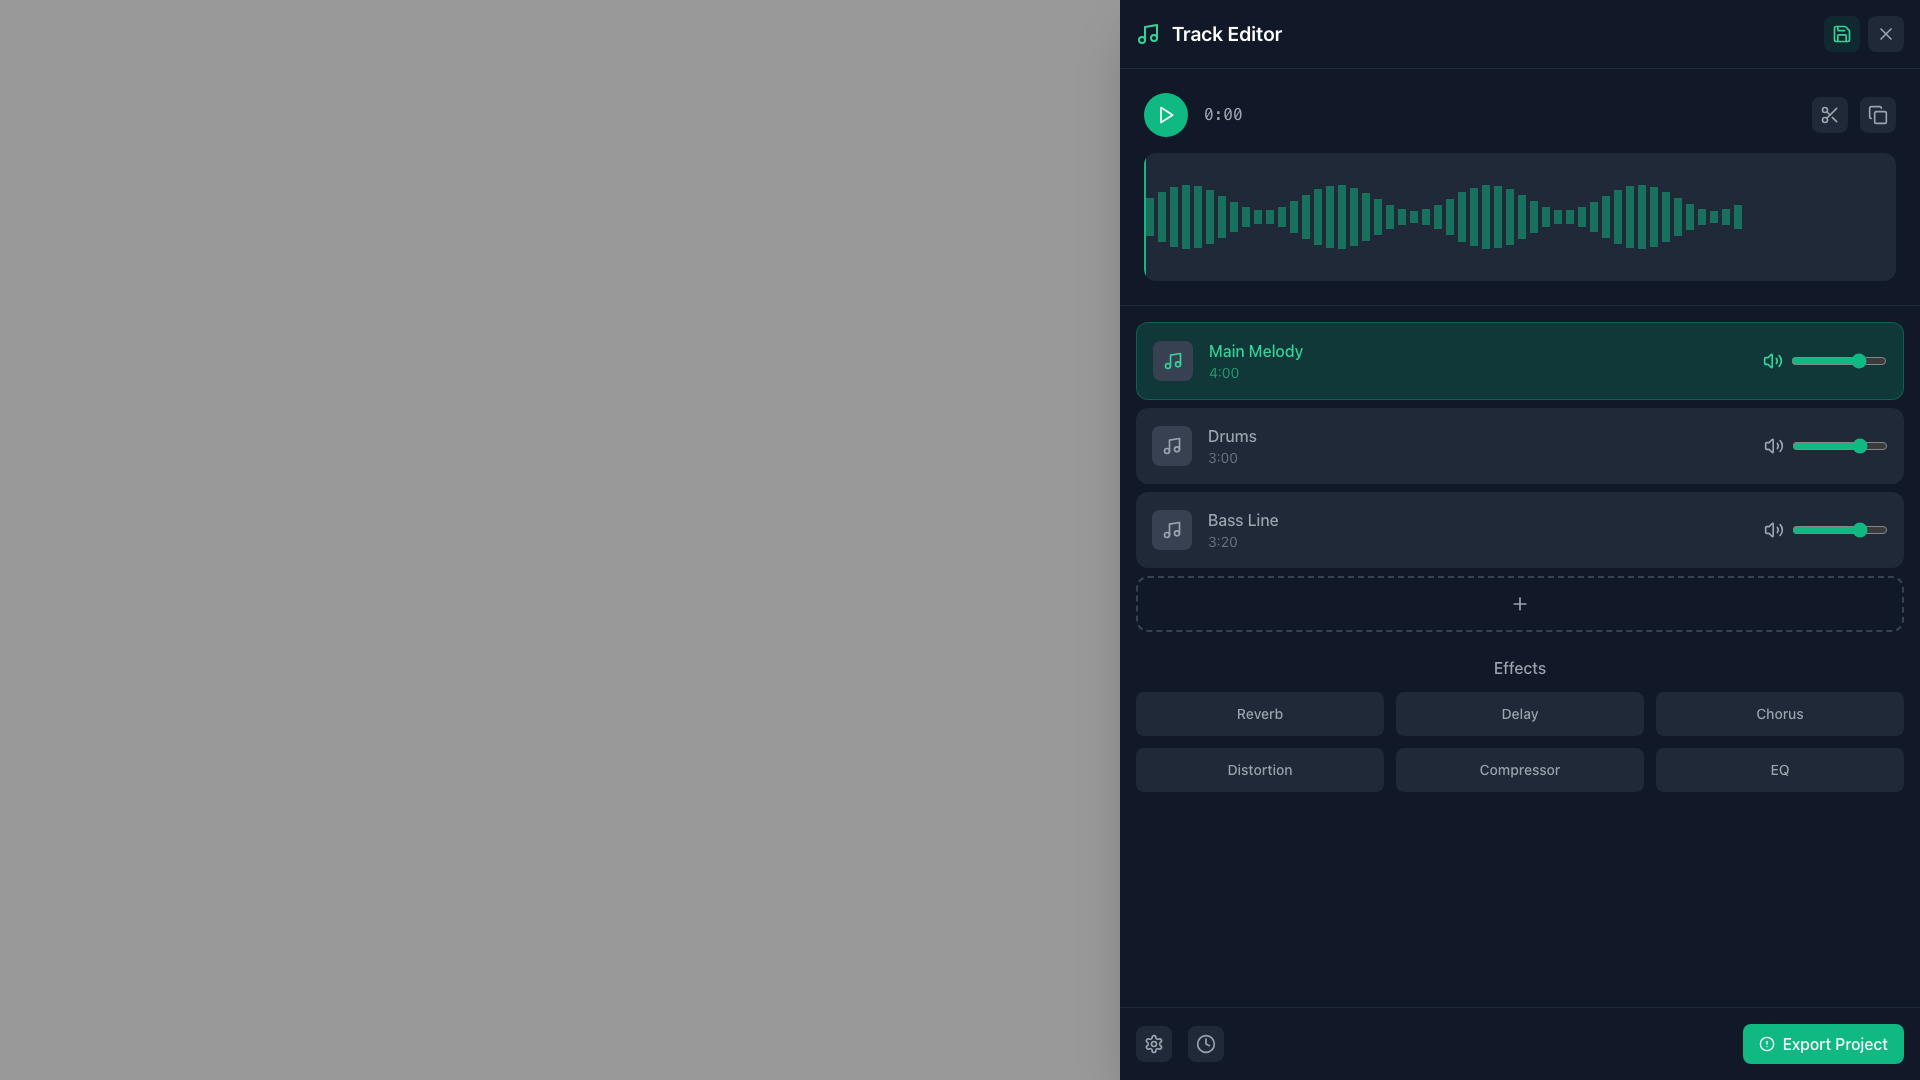 The width and height of the screenshot is (1920, 1080). Describe the element at coordinates (1161, 216) in the screenshot. I see `the second vertical graphical indicator bar in the top section of the track editor near the waveform display` at that location.